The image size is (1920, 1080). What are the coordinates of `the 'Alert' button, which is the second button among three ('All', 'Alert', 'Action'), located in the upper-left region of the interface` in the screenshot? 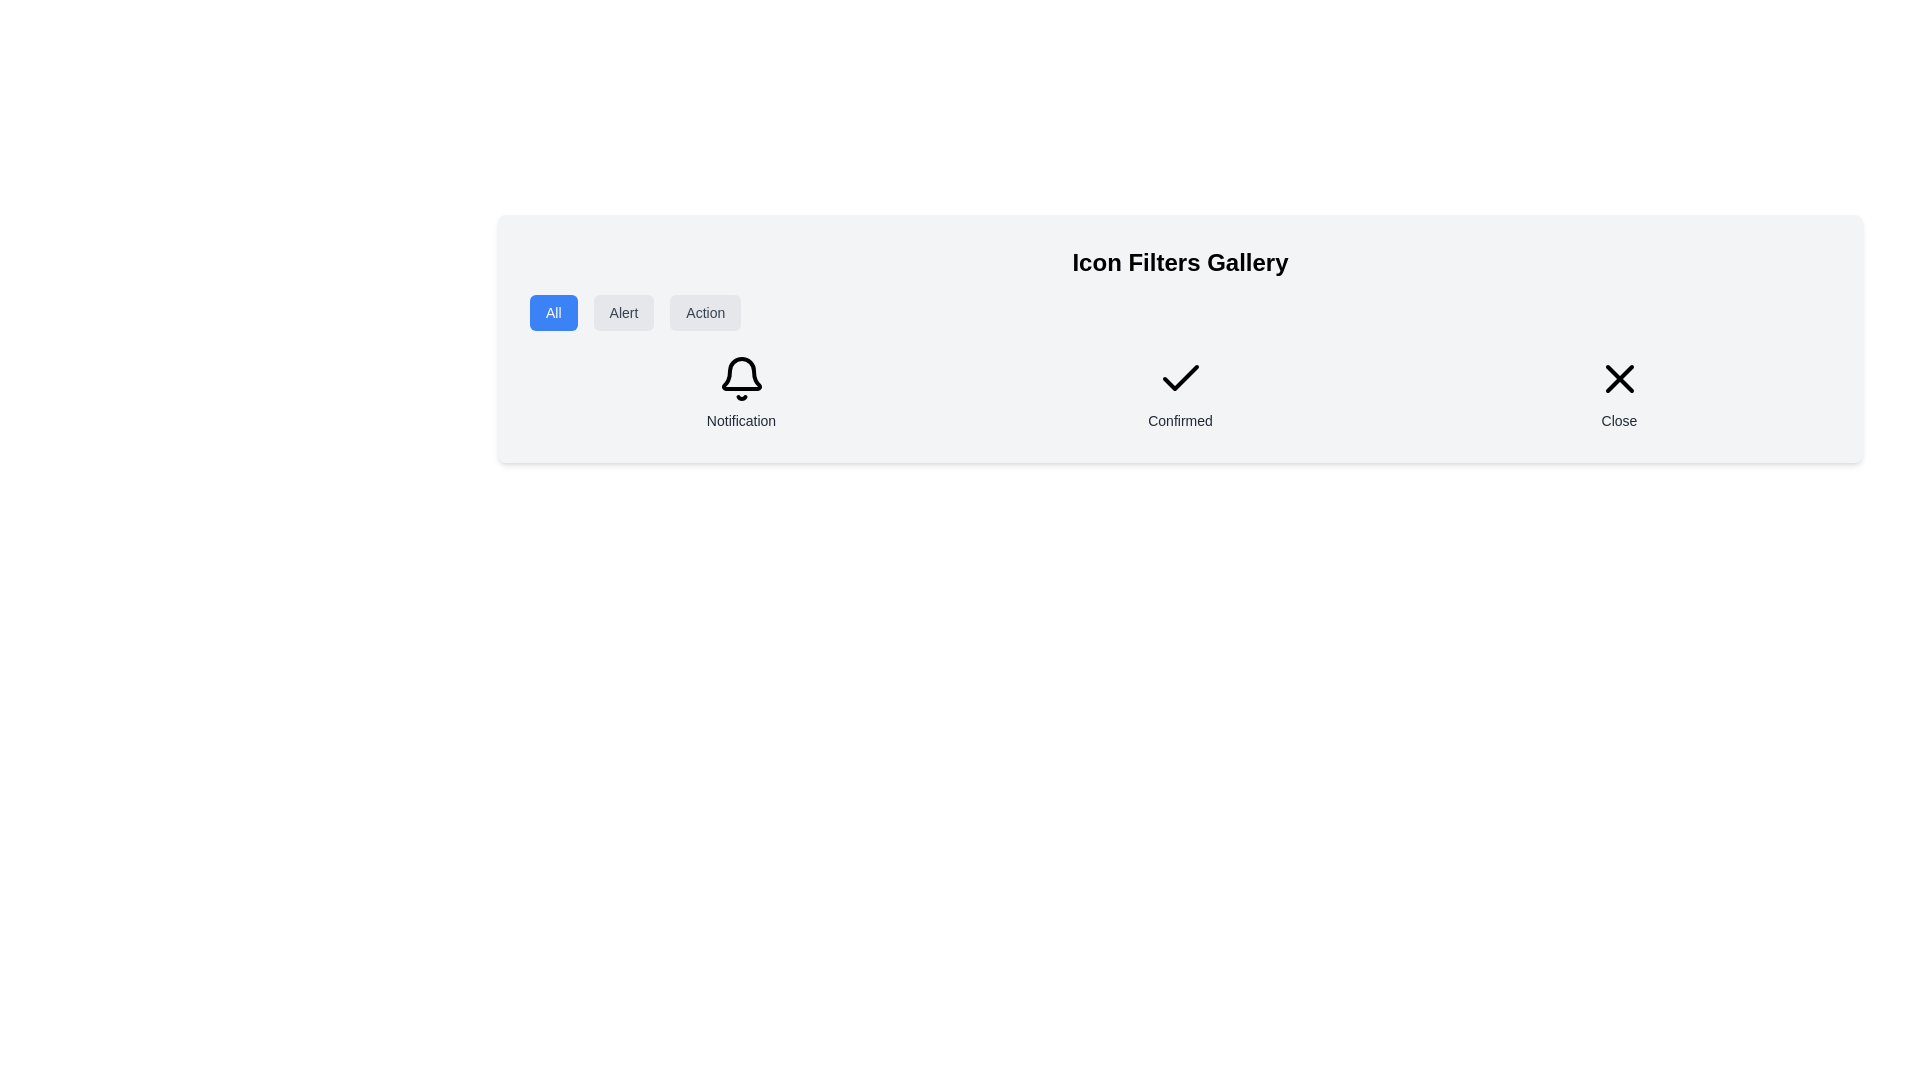 It's located at (623, 312).